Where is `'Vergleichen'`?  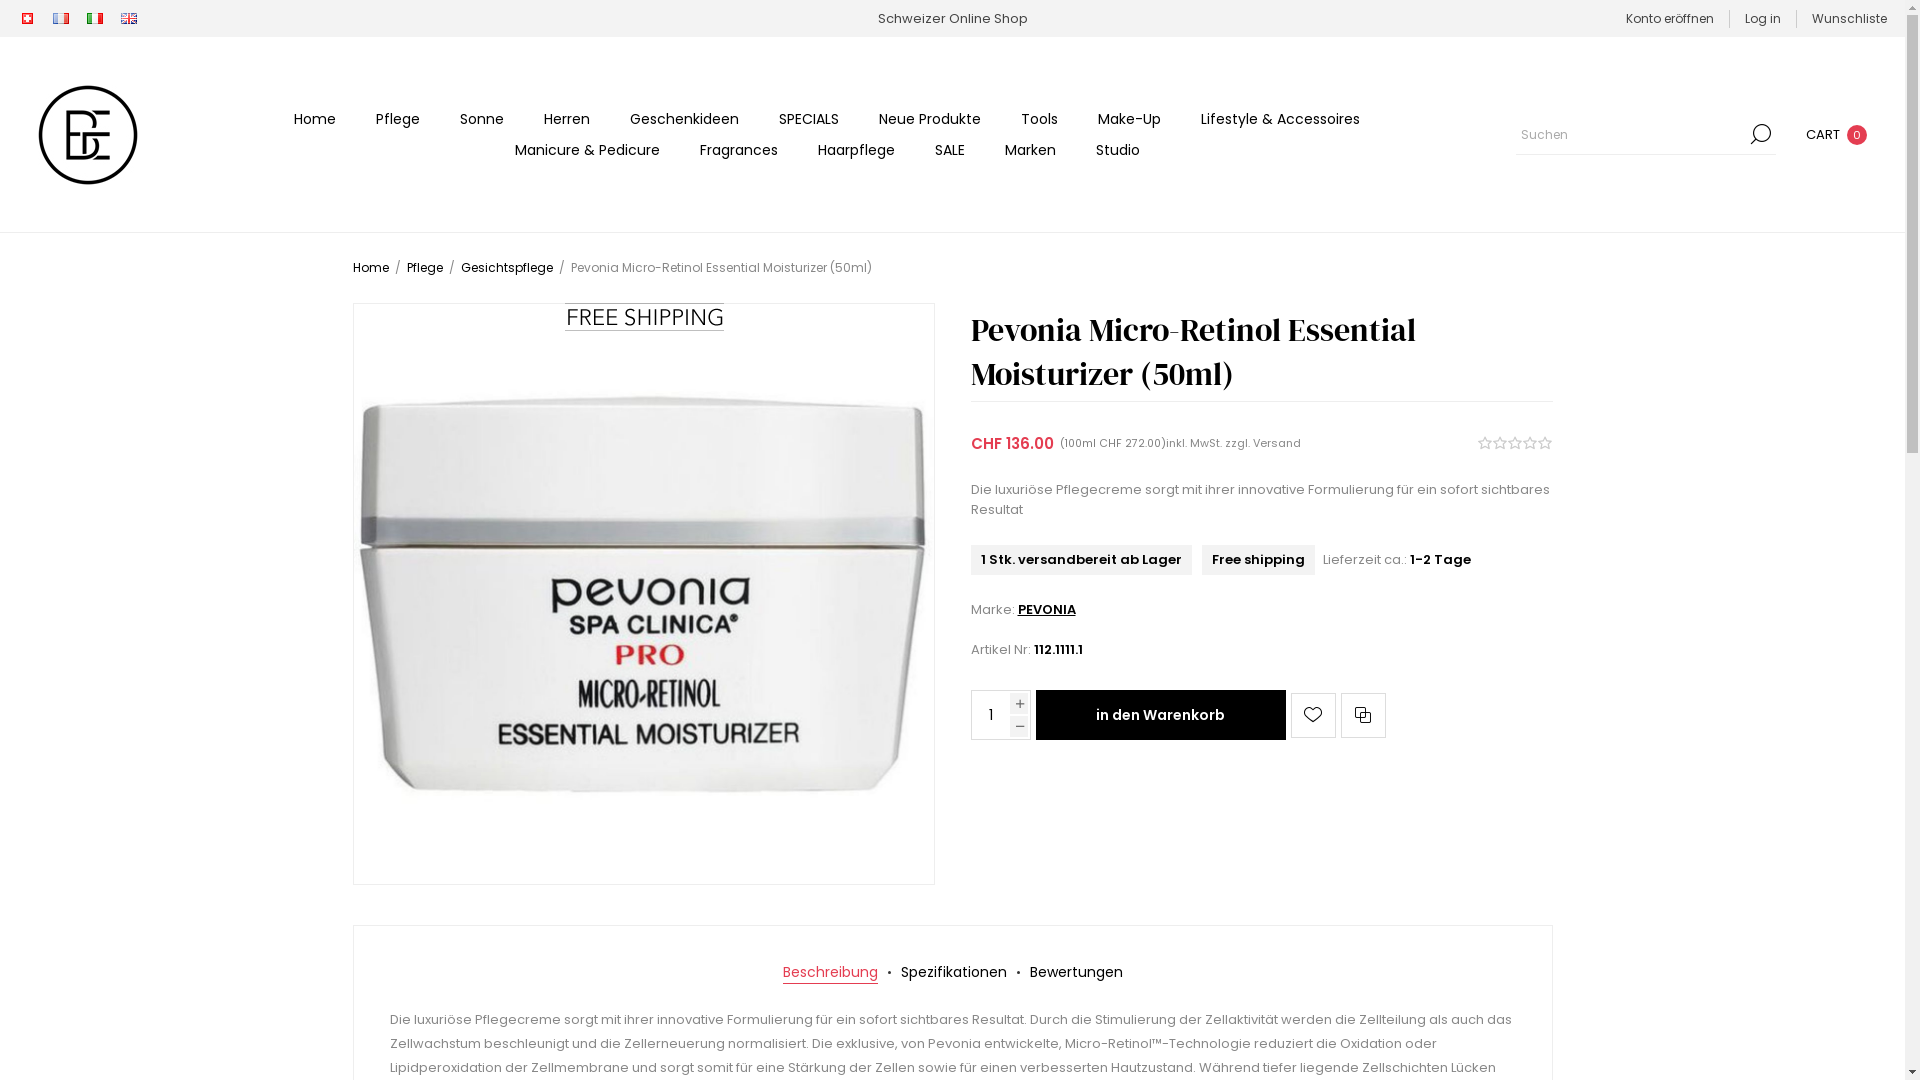
'Vergleichen' is located at coordinates (1361, 714).